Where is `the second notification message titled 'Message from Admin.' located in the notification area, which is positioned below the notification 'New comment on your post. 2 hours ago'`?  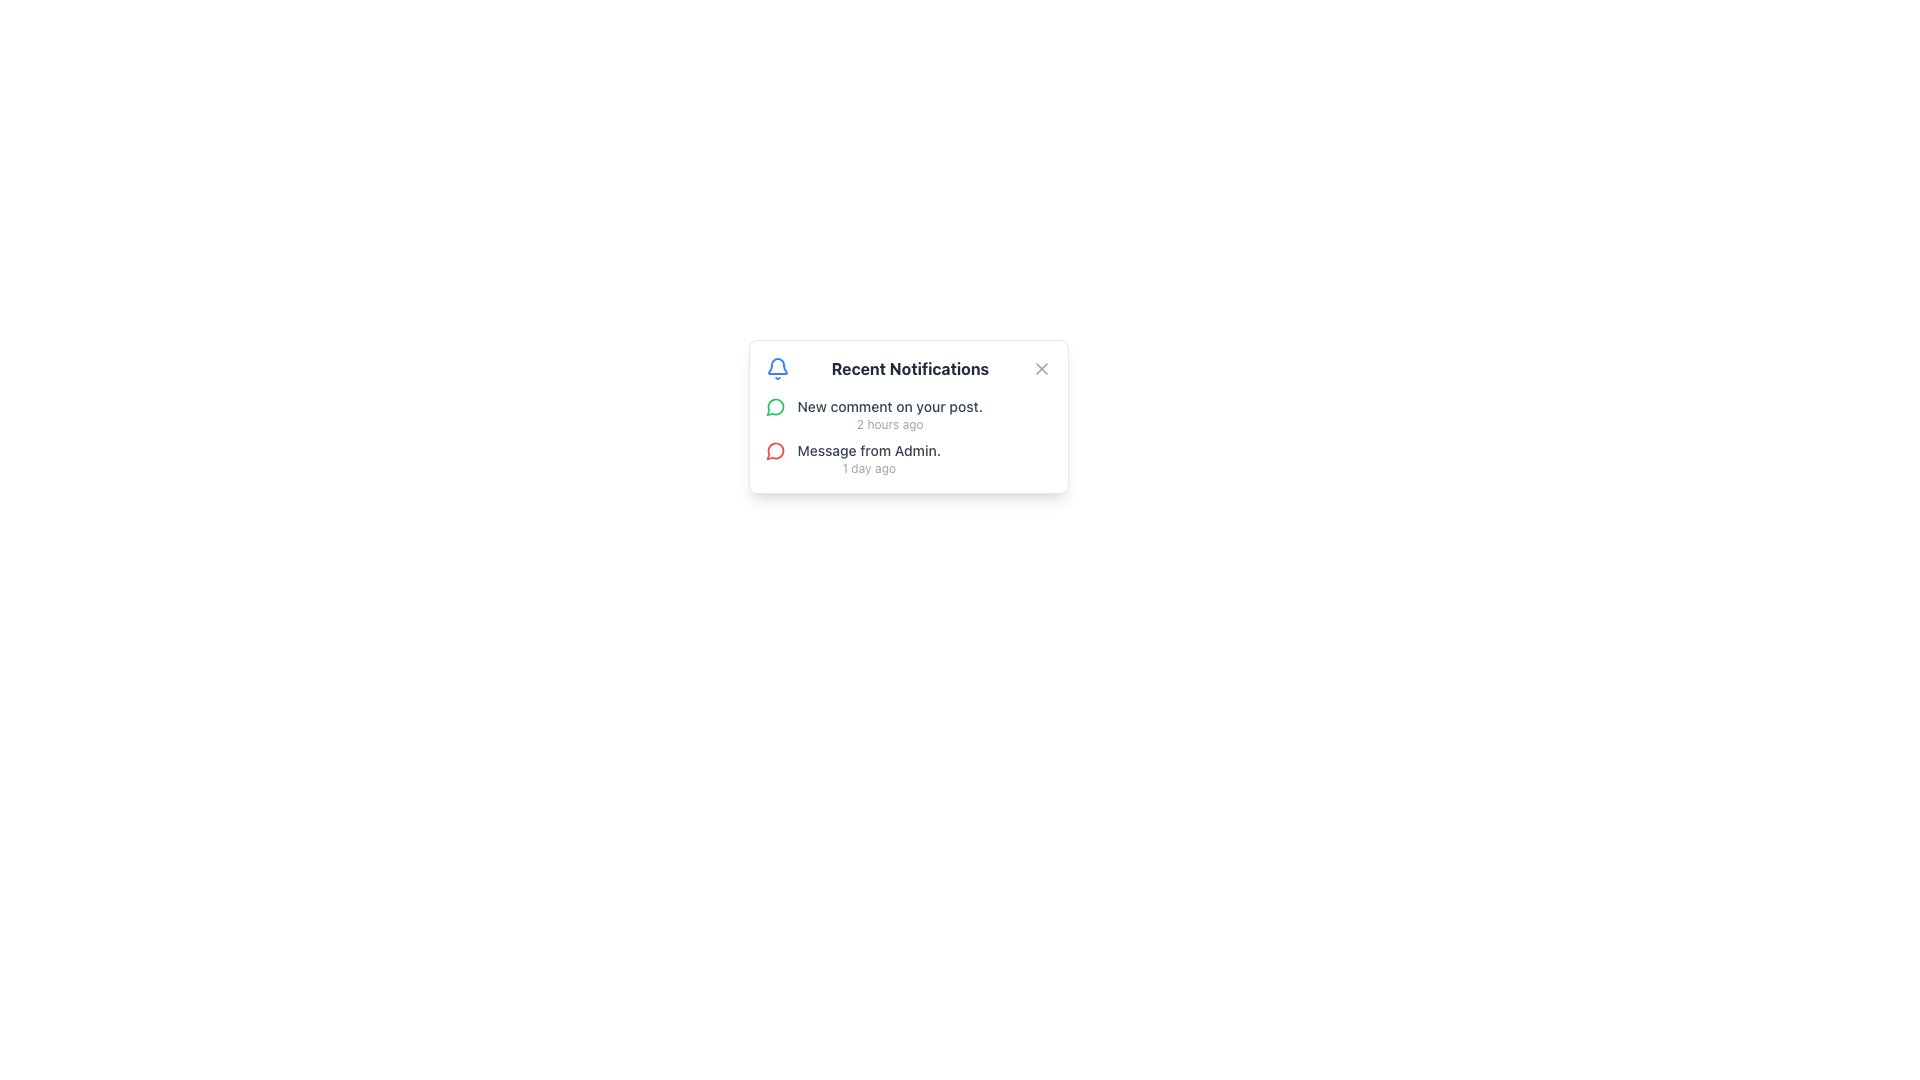 the second notification message titled 'Message from Admin.' located in the notification area, which is positioned below the notification 'New comment on your post. 2 hours ago' is located at coordinates (869, 459).